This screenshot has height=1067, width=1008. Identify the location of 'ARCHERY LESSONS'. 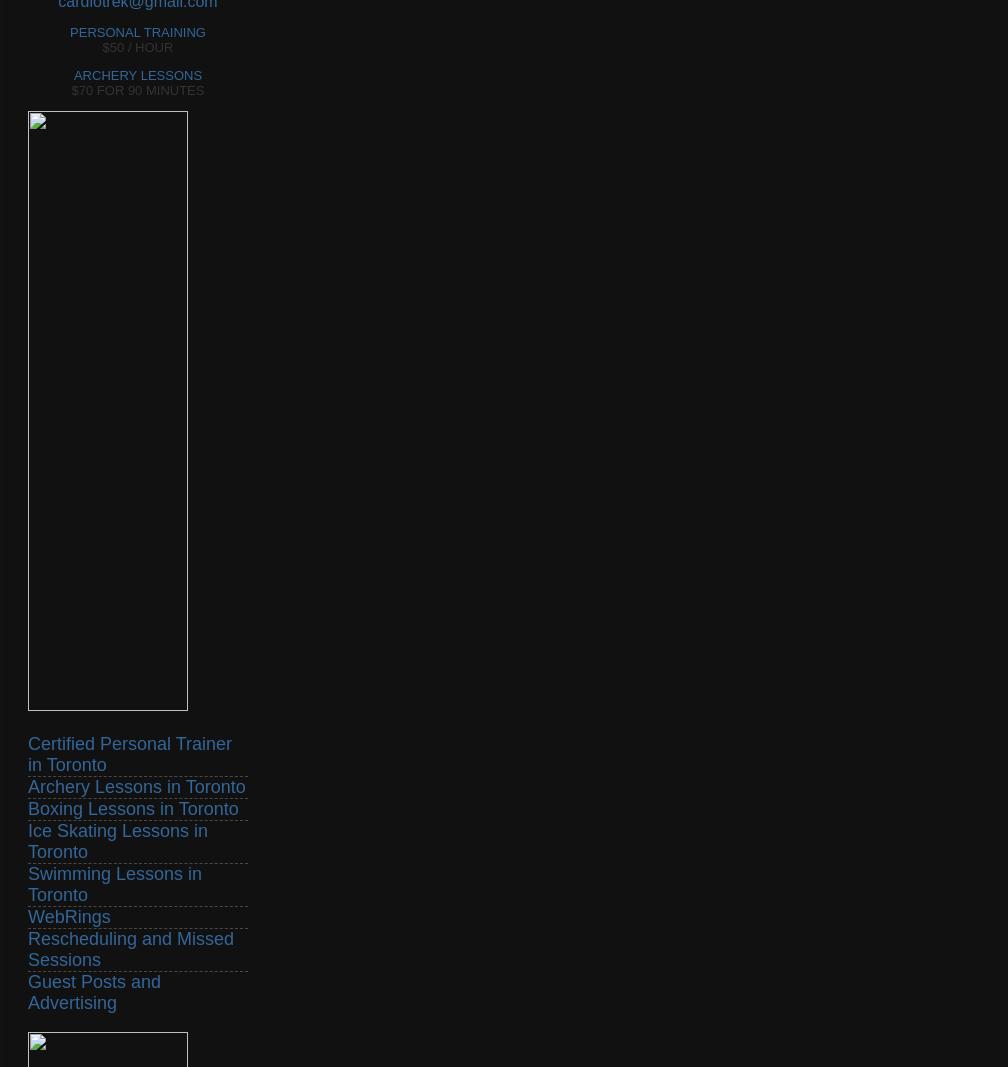
(137, 73).